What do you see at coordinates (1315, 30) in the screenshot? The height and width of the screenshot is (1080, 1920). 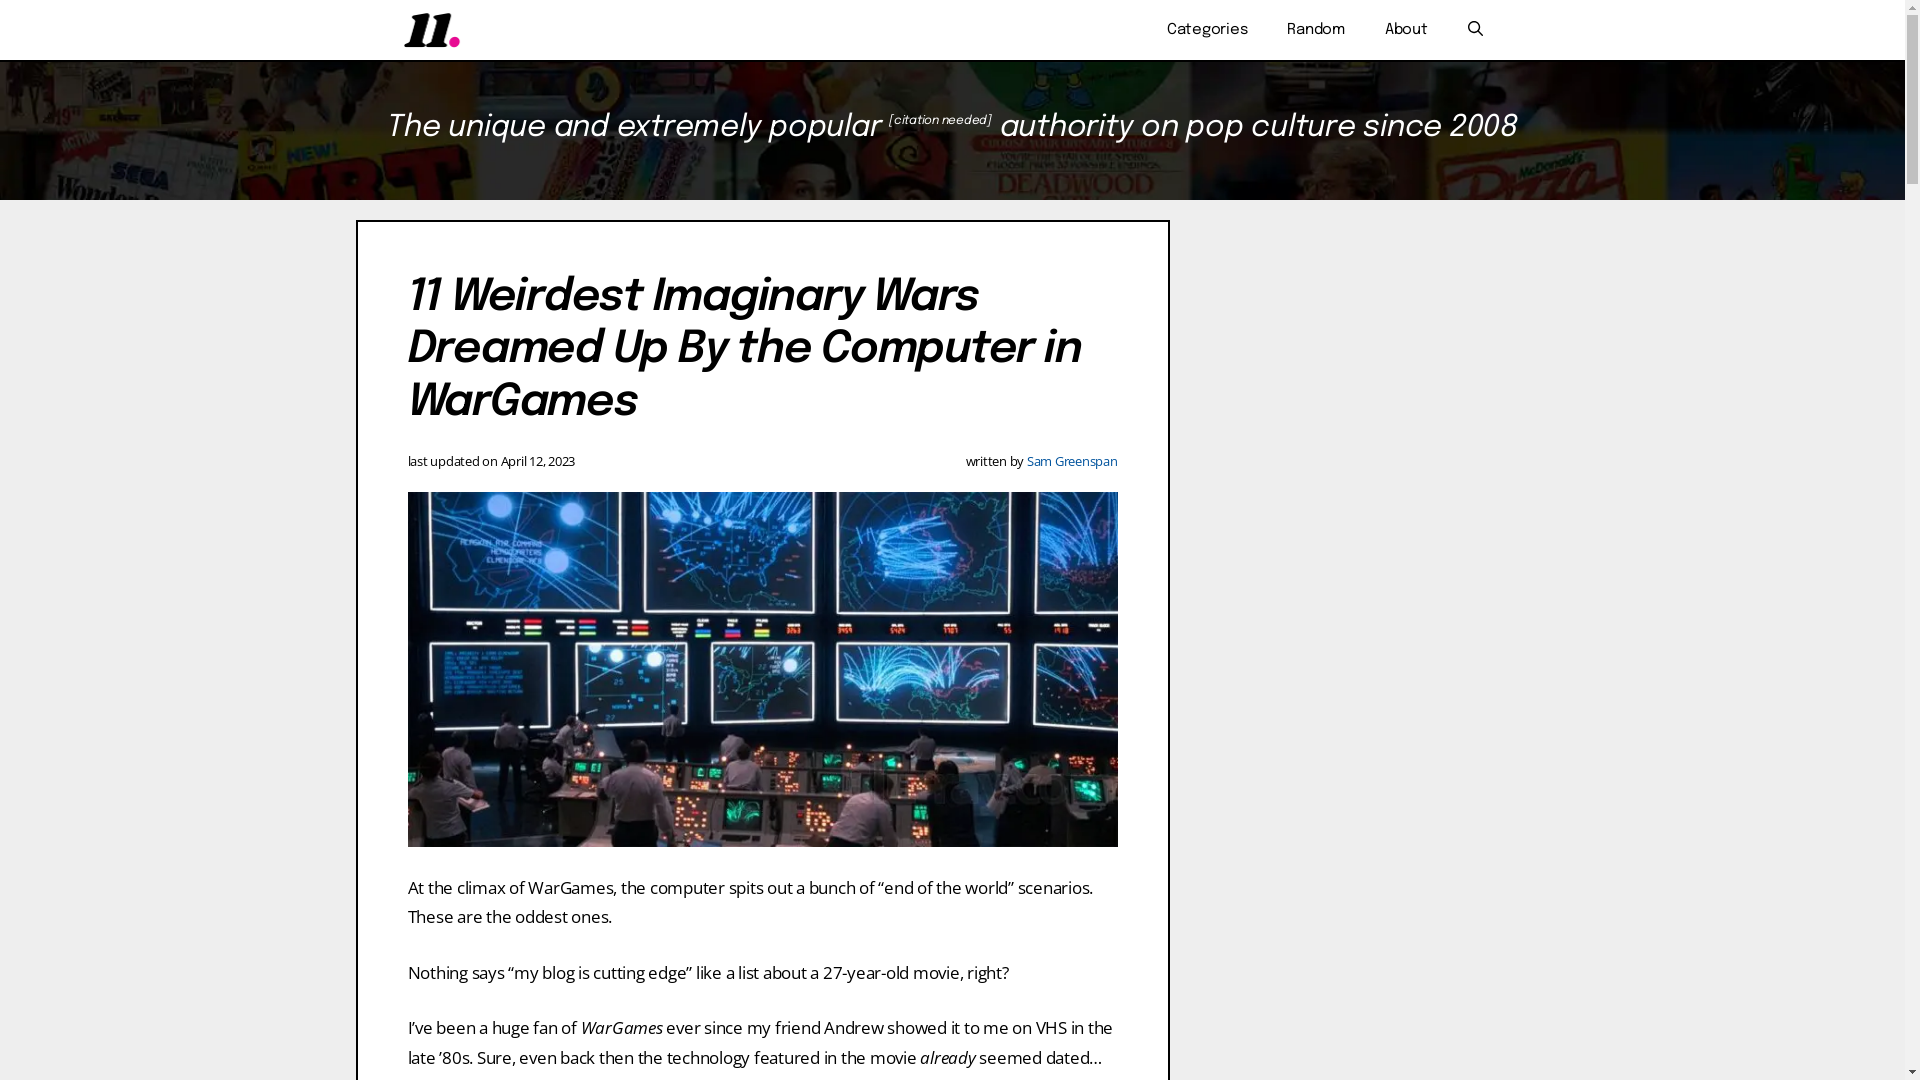 I see `'Random'` at bounding box center [1315, 30].